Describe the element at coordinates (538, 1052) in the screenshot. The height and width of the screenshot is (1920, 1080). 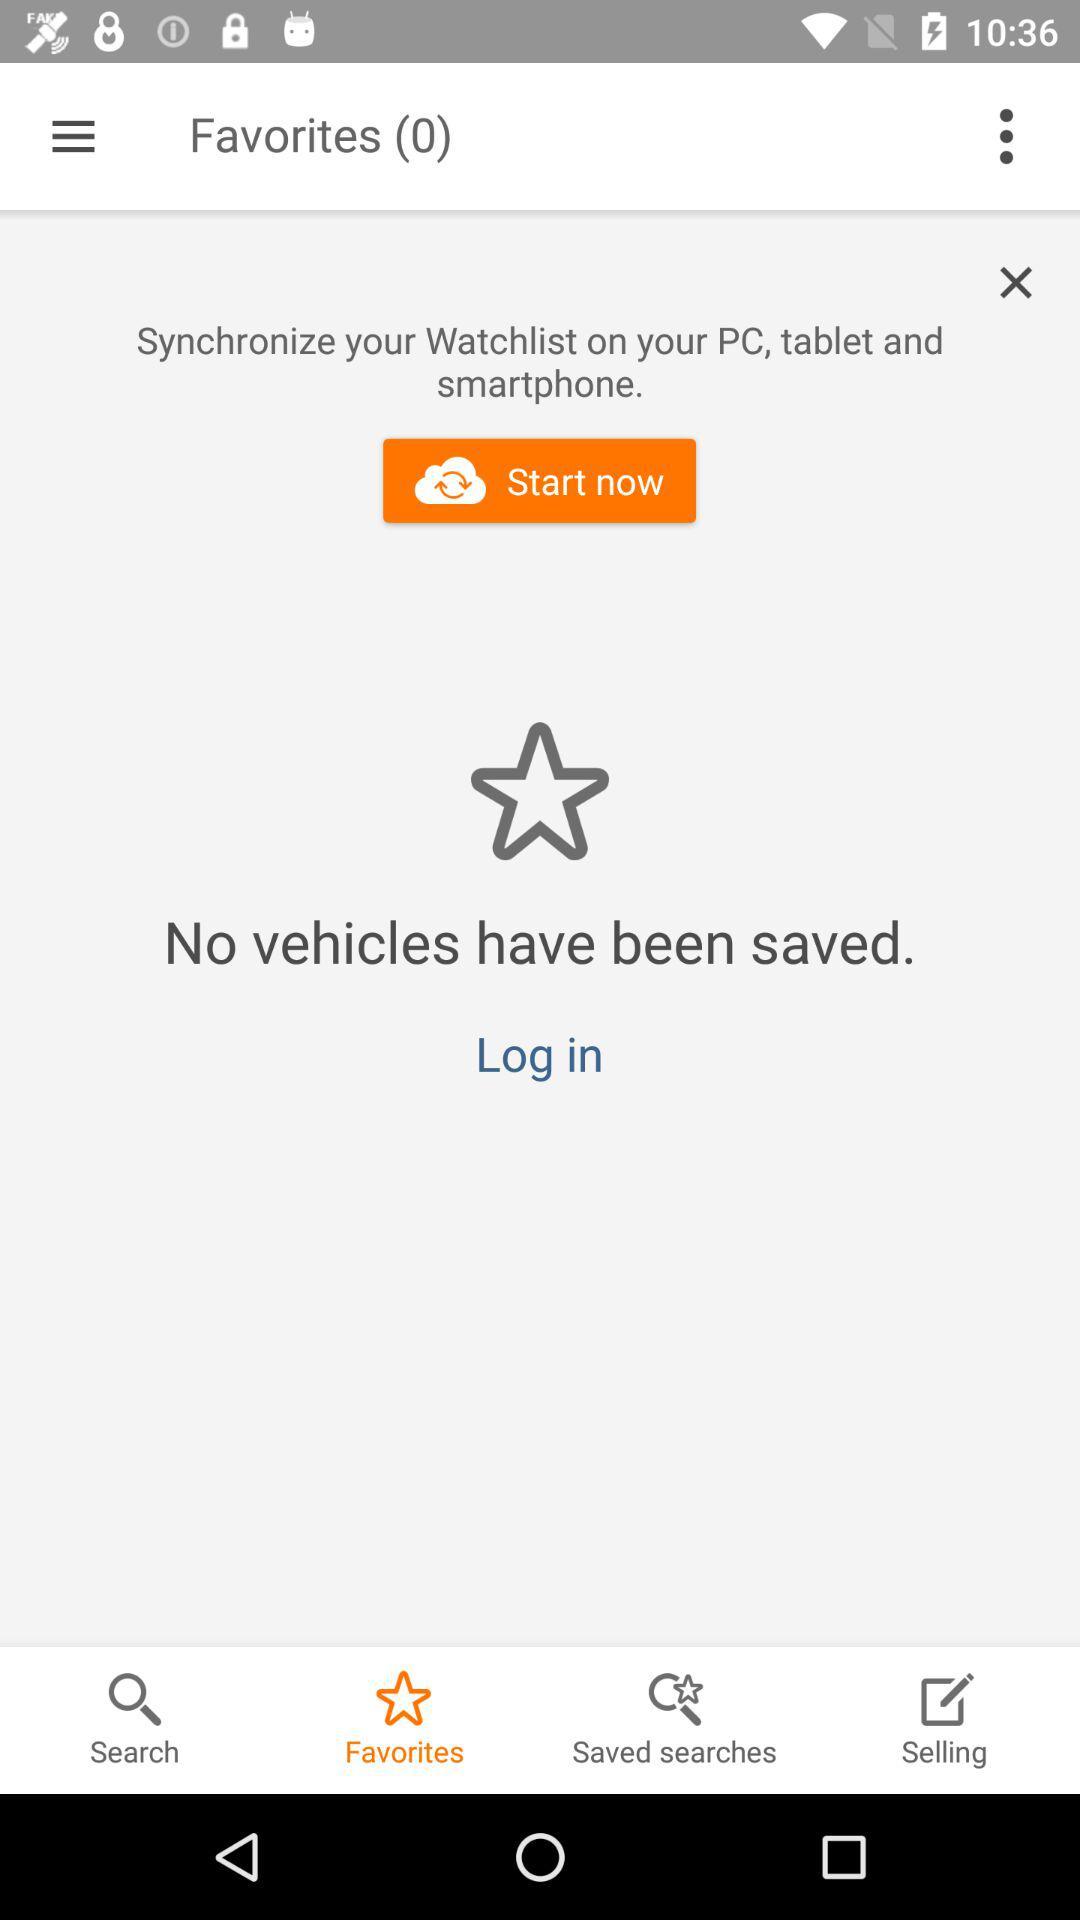
I see `the log in item` at that location.